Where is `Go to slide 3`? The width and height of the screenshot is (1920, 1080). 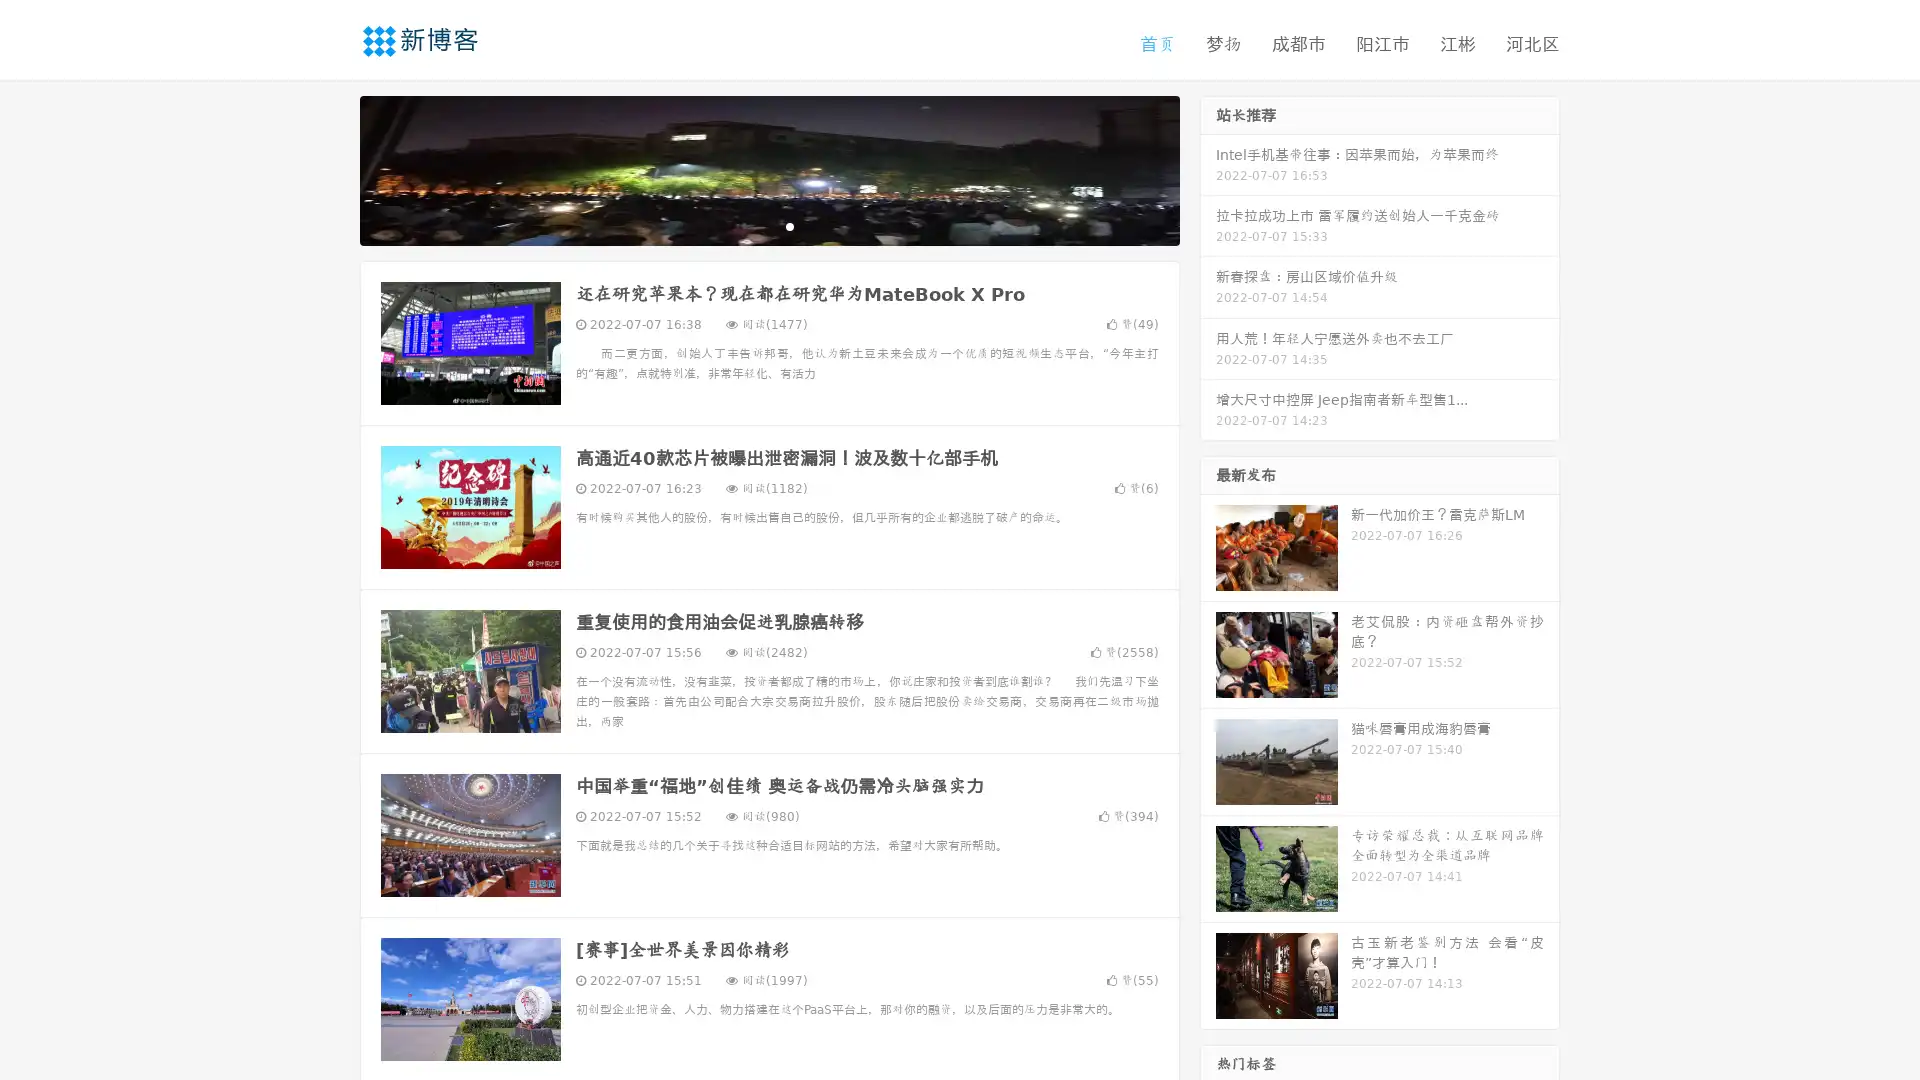
Go to slide 3 is located at coordinates (789, 225).